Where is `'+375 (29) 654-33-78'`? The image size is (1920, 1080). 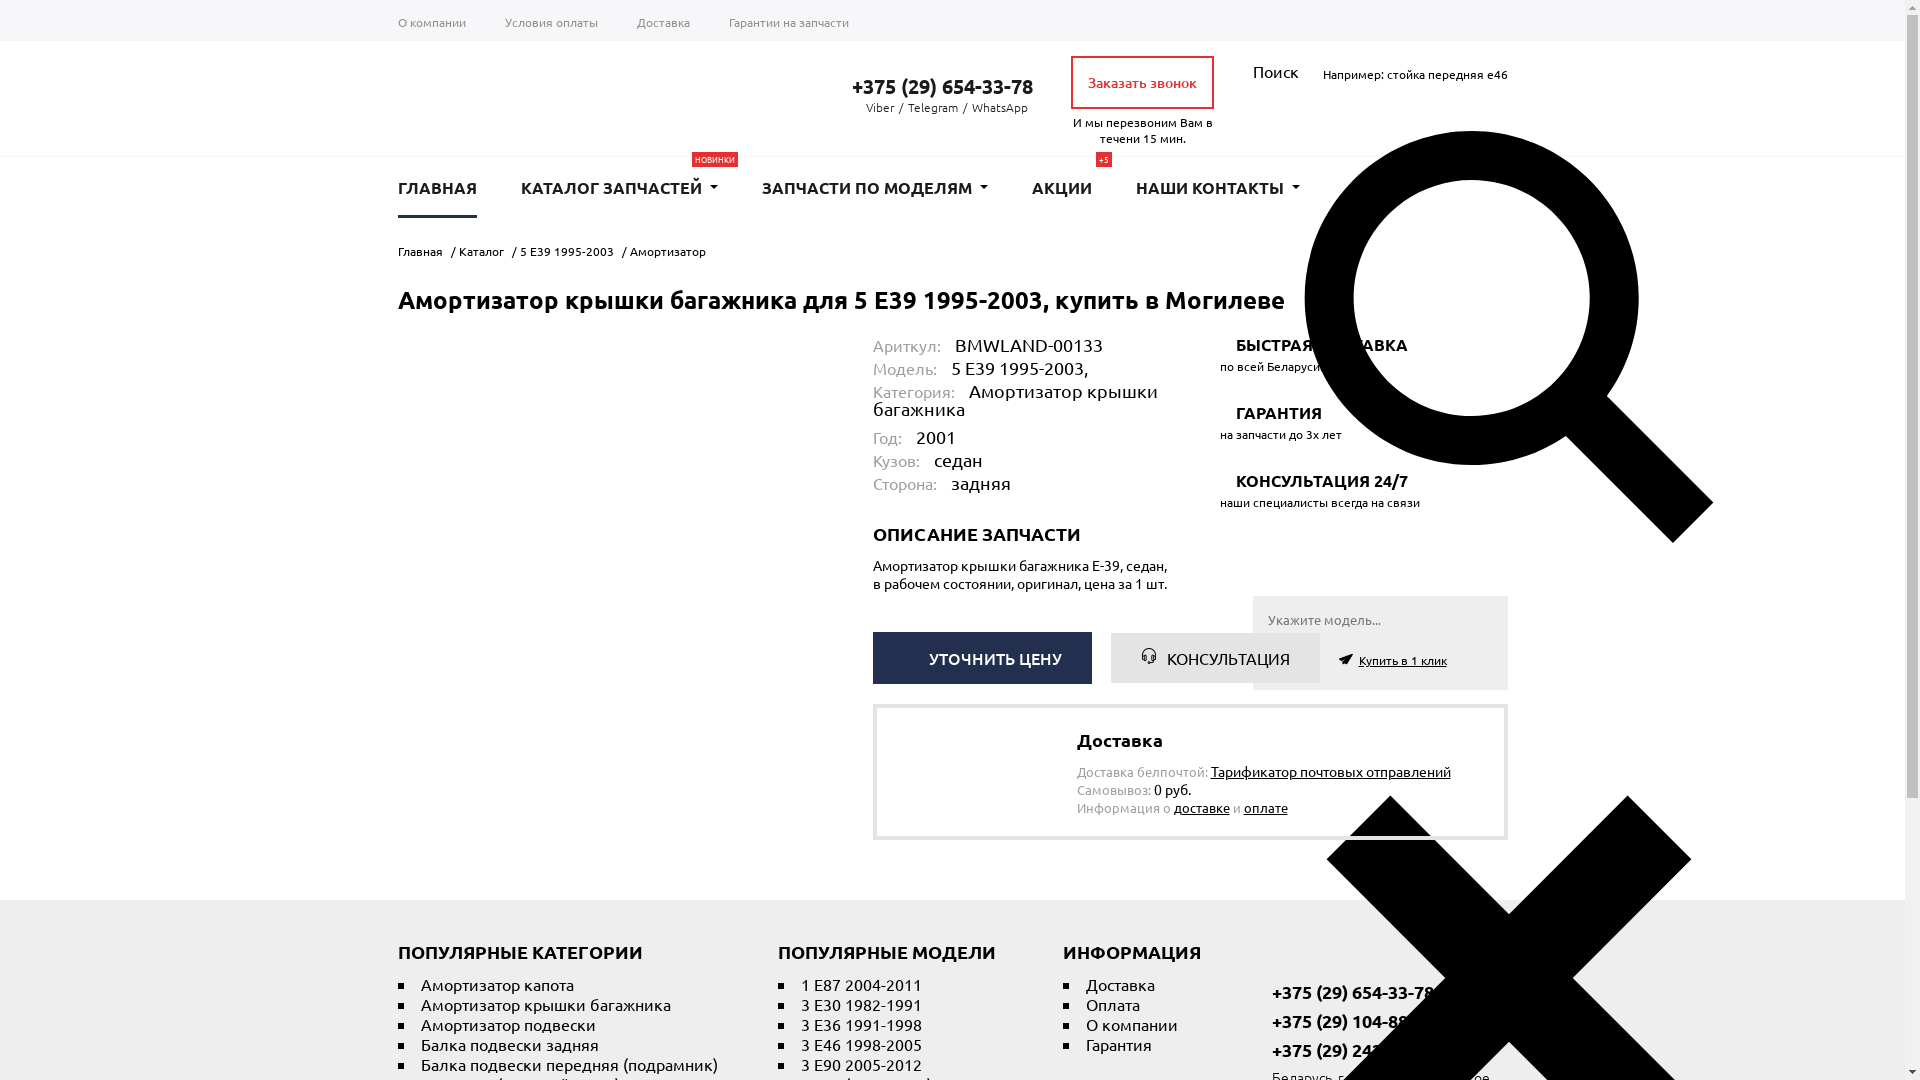
'+375 (29) 654-33-78' is located at coordinates (928, 84).